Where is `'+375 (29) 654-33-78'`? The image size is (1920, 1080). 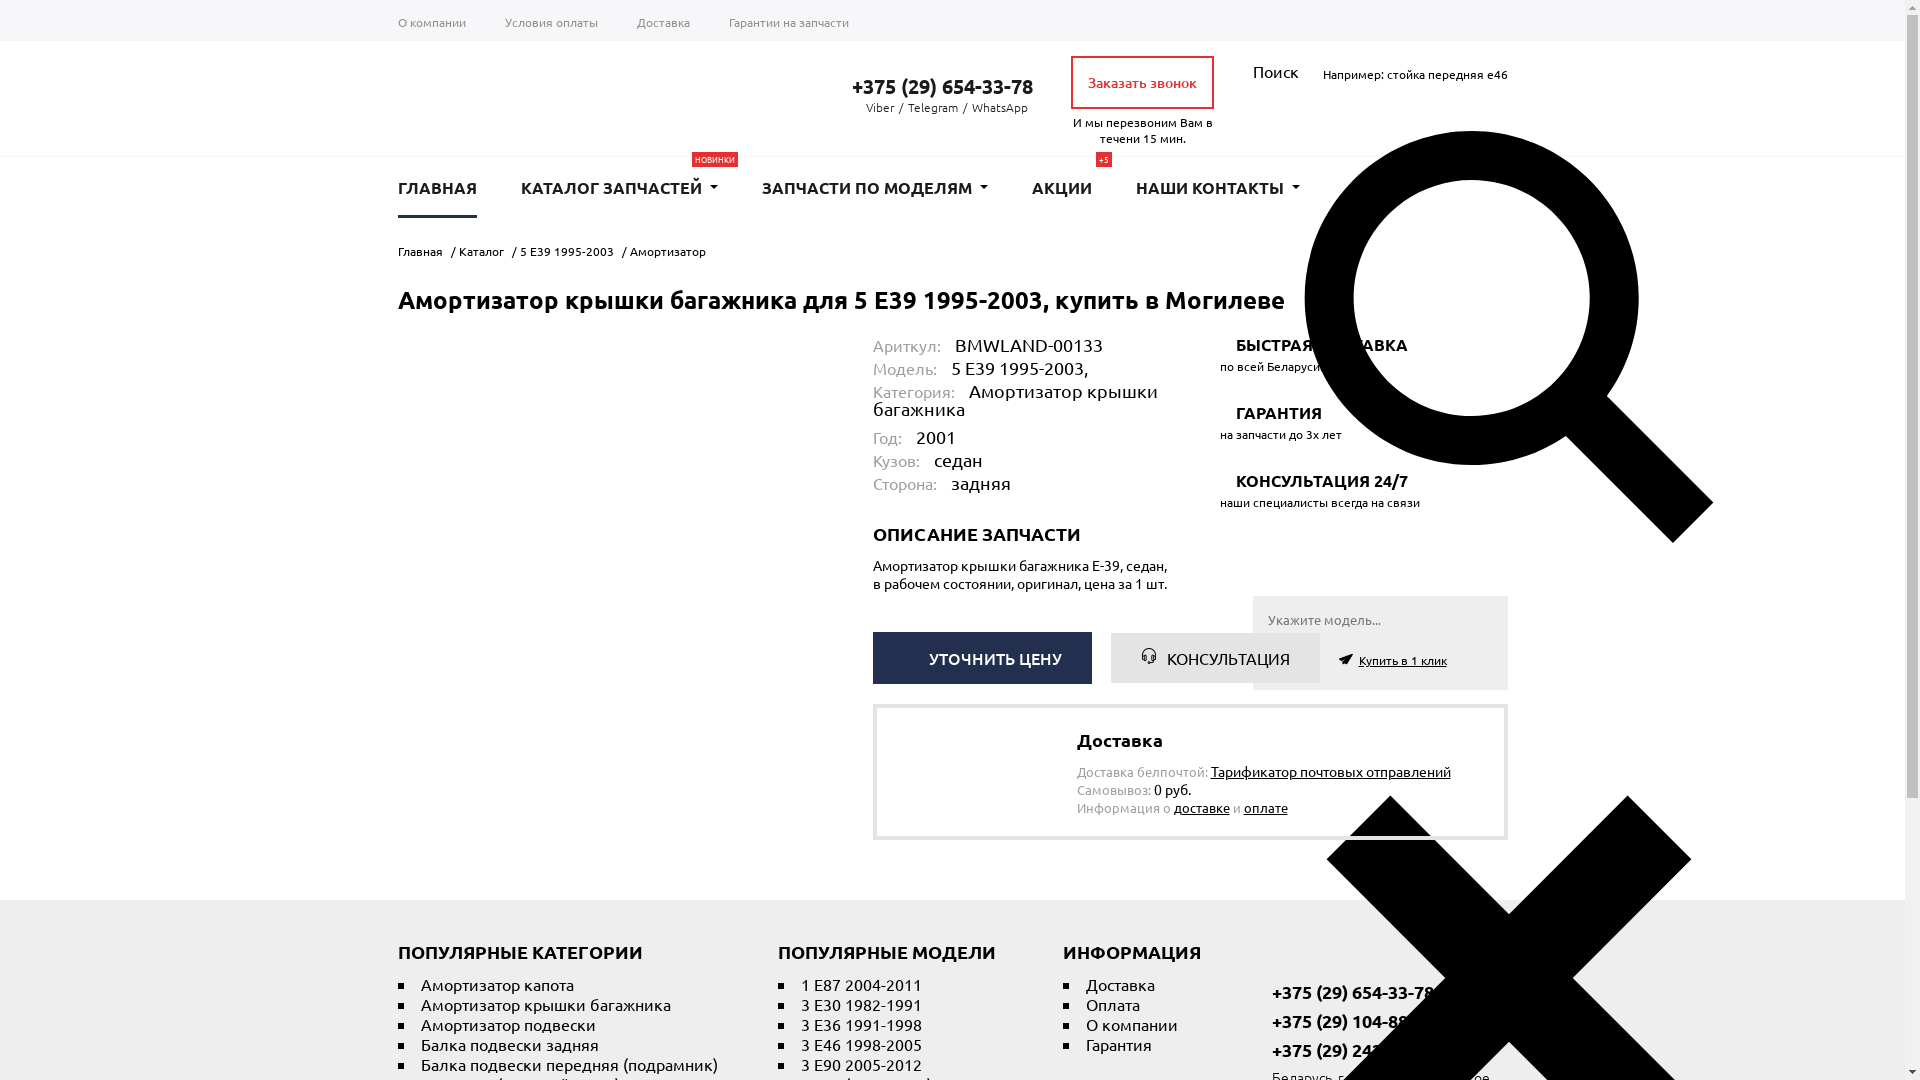
'+375 (29) 654-33-78' is located at coordinates (928, 84).